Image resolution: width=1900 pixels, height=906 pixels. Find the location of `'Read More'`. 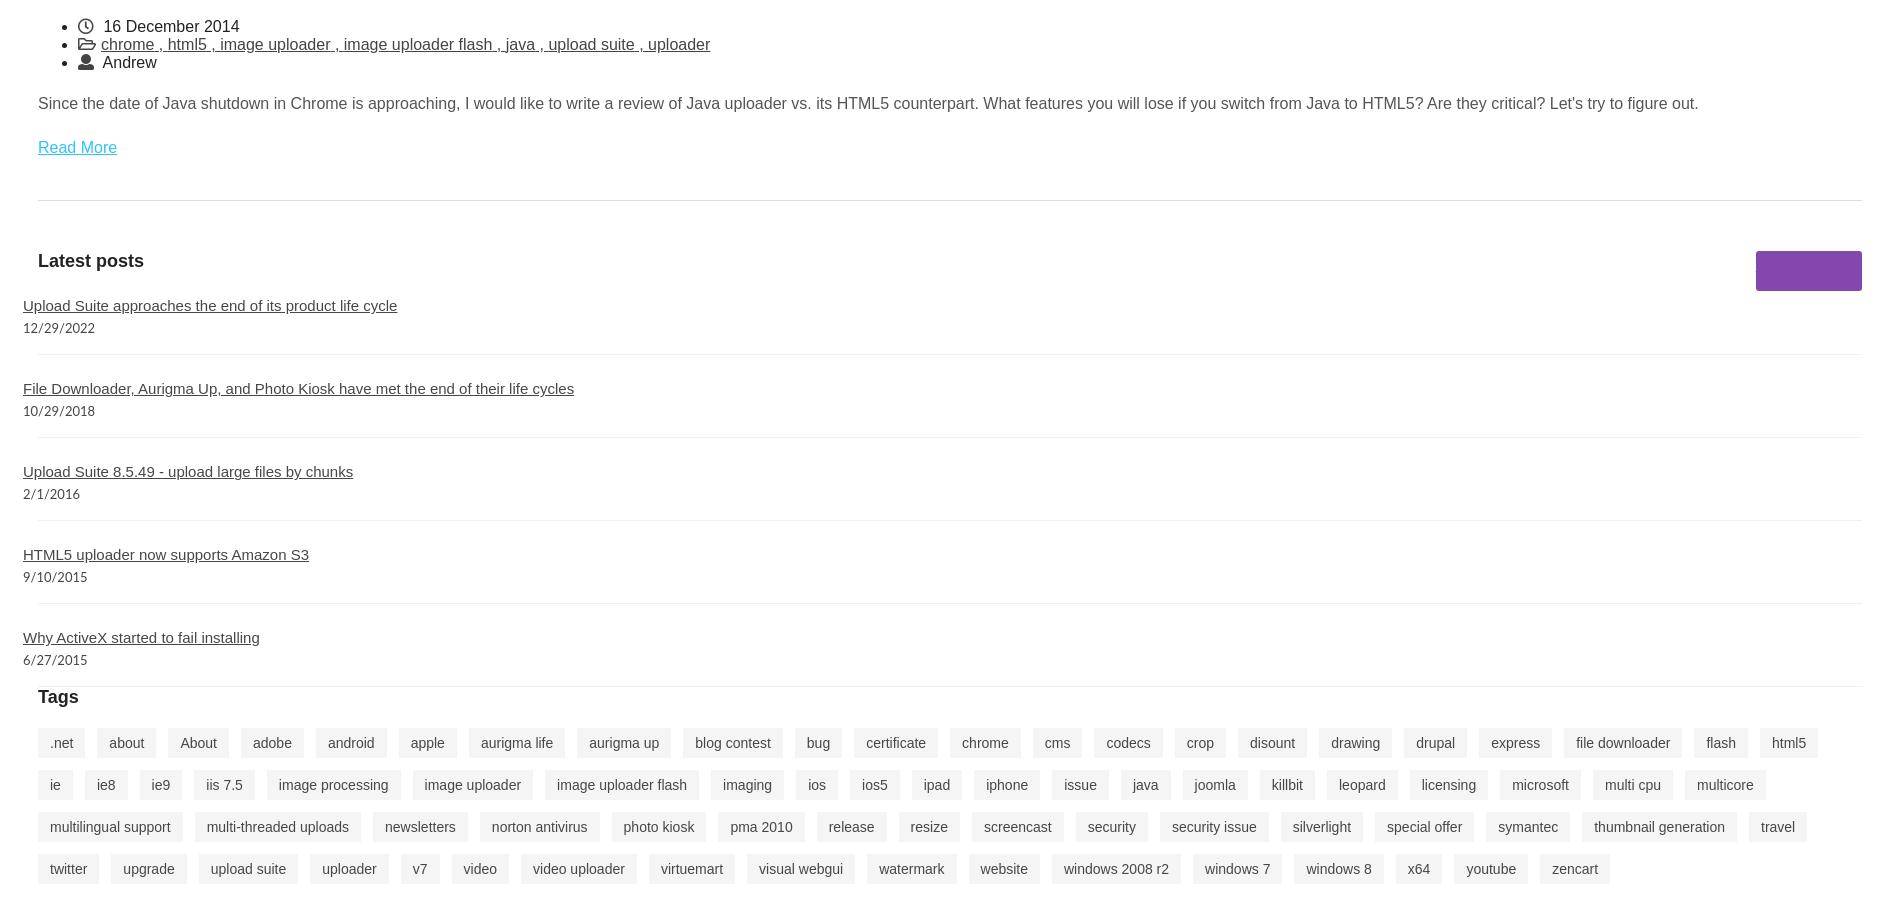

'Read More' is located at coordinates (77, 147).